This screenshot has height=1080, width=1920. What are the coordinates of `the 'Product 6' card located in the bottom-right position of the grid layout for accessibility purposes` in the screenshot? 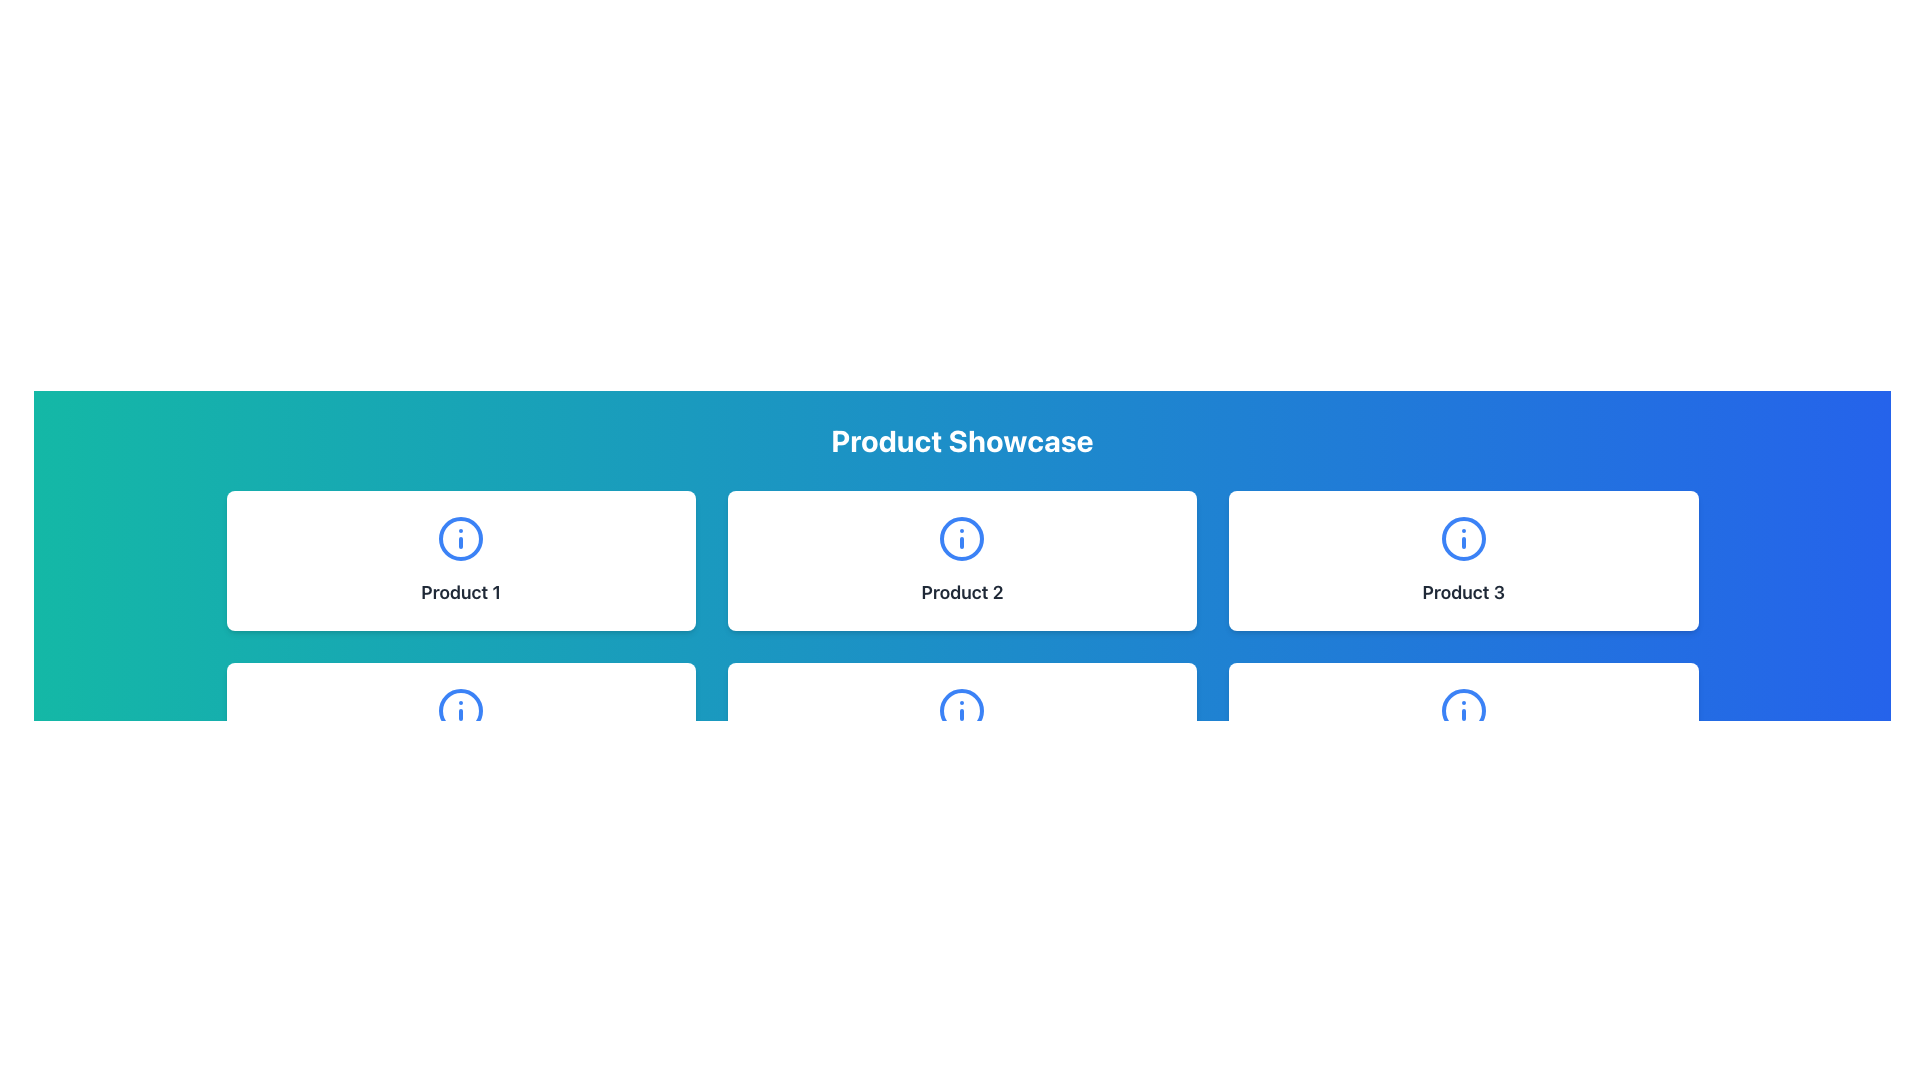 It's located at (1463, 732).